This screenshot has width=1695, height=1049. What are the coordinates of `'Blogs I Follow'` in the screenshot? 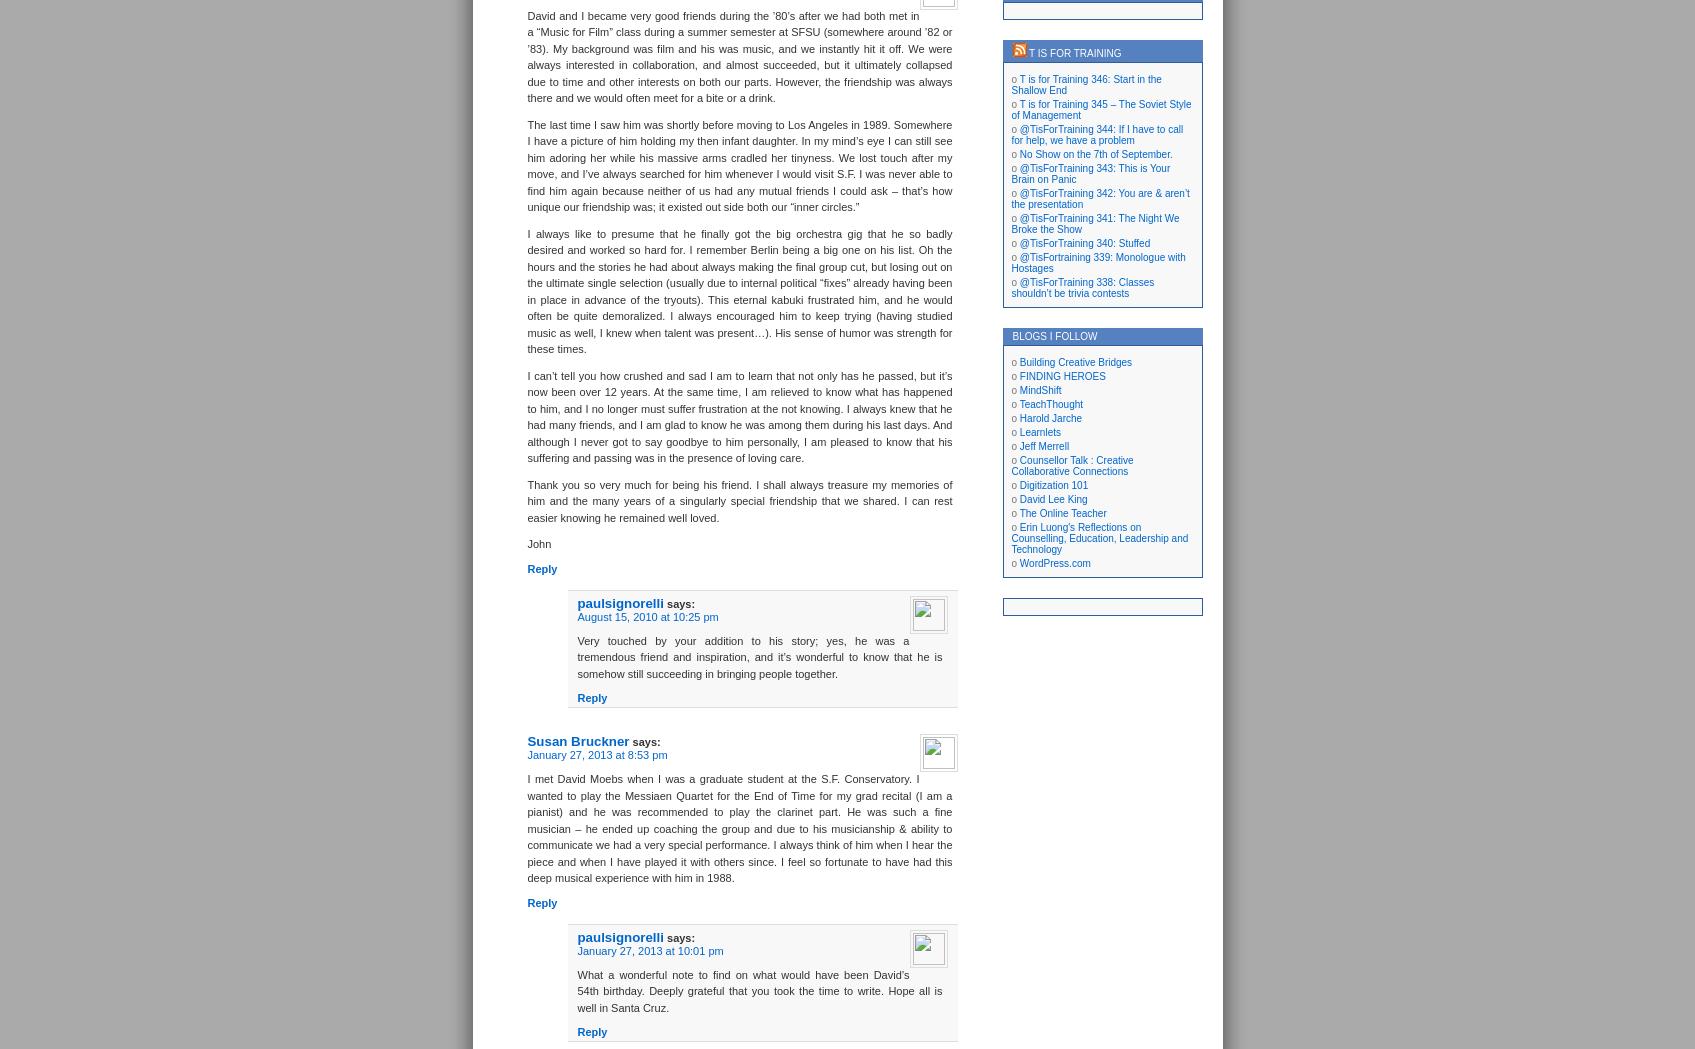 It's located at (1054, 335).